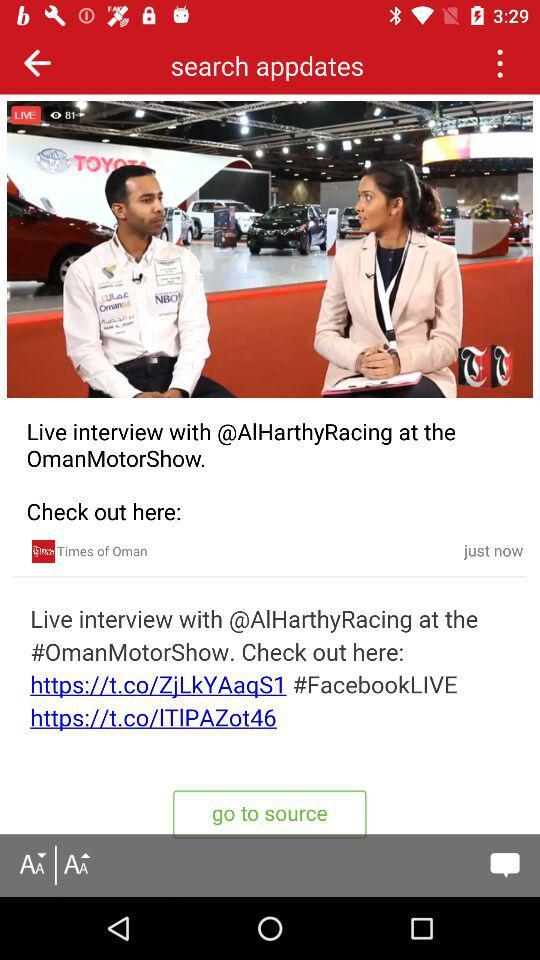 The width and height of the screenshot is (540, 960). What do you see at coordinates (498, 62) in the screenshot?
I see `the crush button` at bounding box center [498, 62].